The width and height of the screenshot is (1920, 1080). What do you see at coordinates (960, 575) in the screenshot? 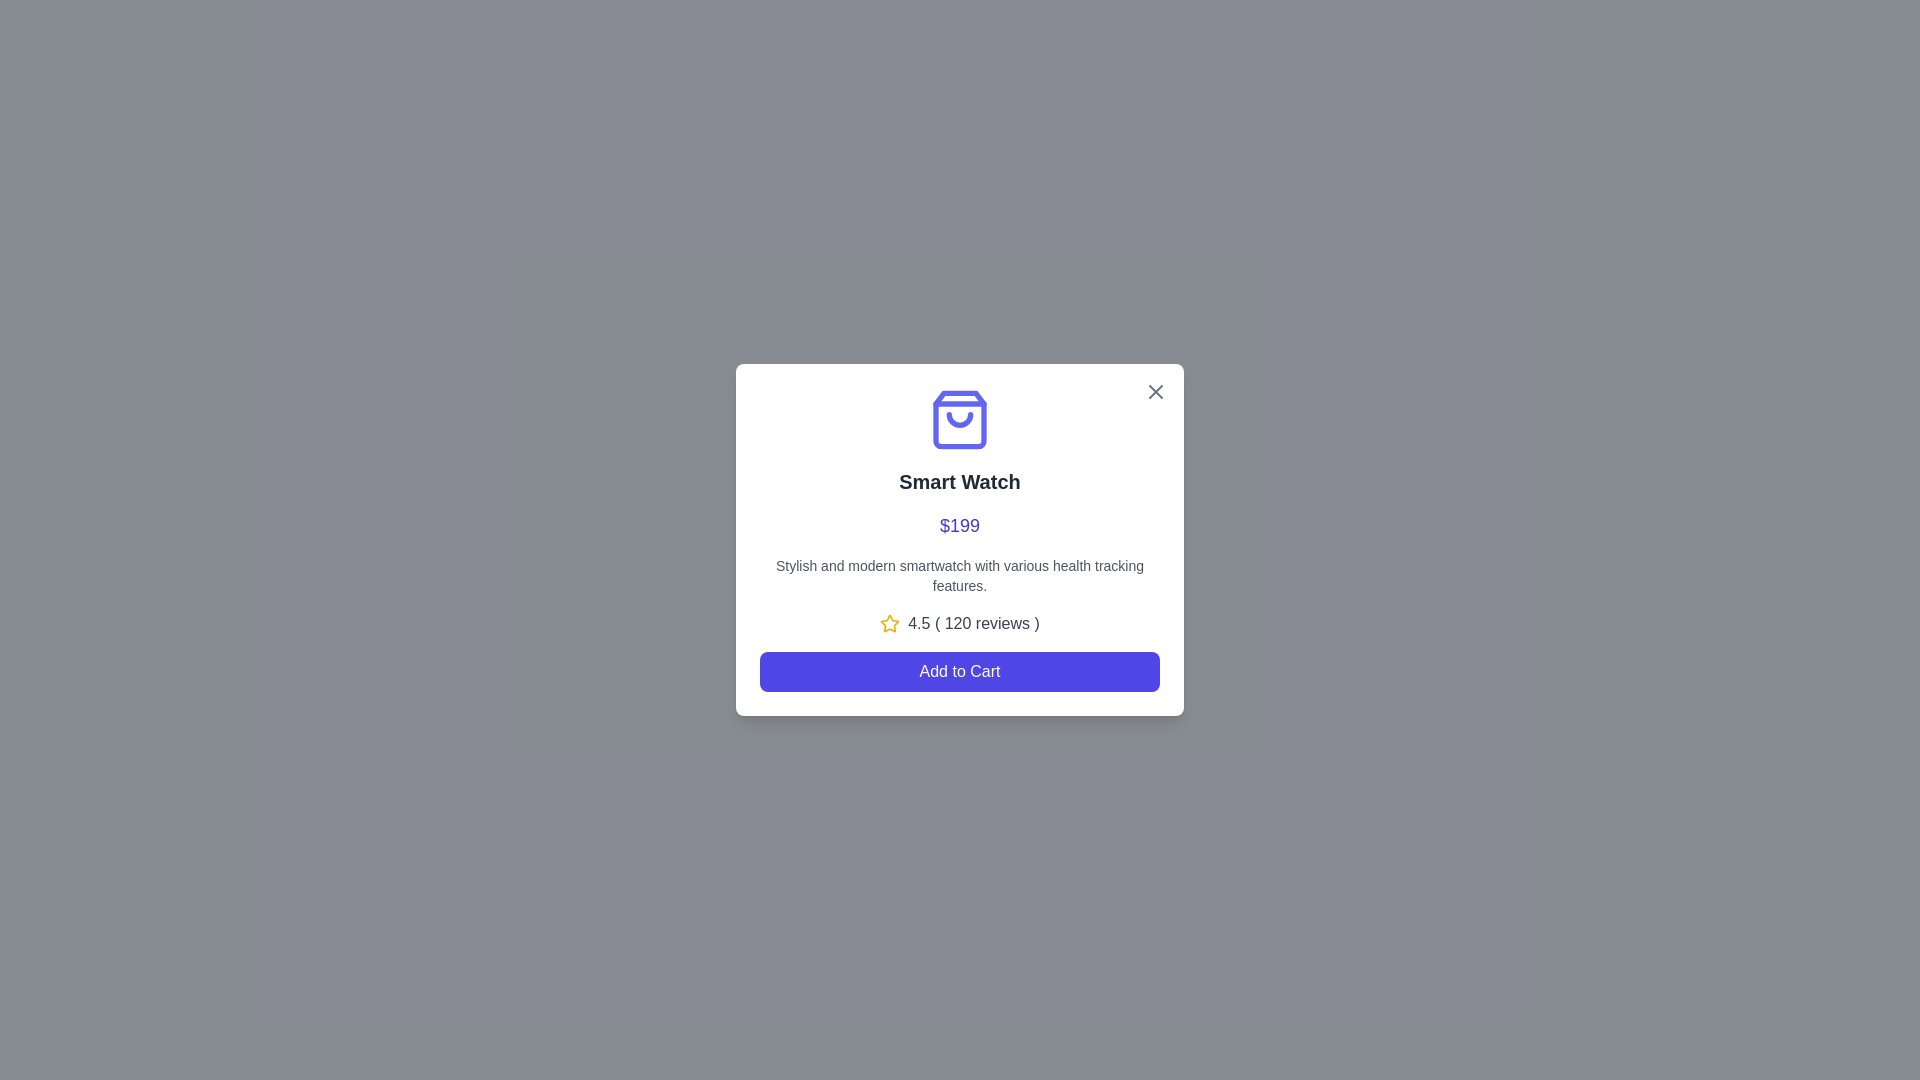
I see `text content 'Stylish and modern smartwatch with various health tracking features.' located centrally in the pop-up interface below the price '$199'` at bounding box center [960, 575].